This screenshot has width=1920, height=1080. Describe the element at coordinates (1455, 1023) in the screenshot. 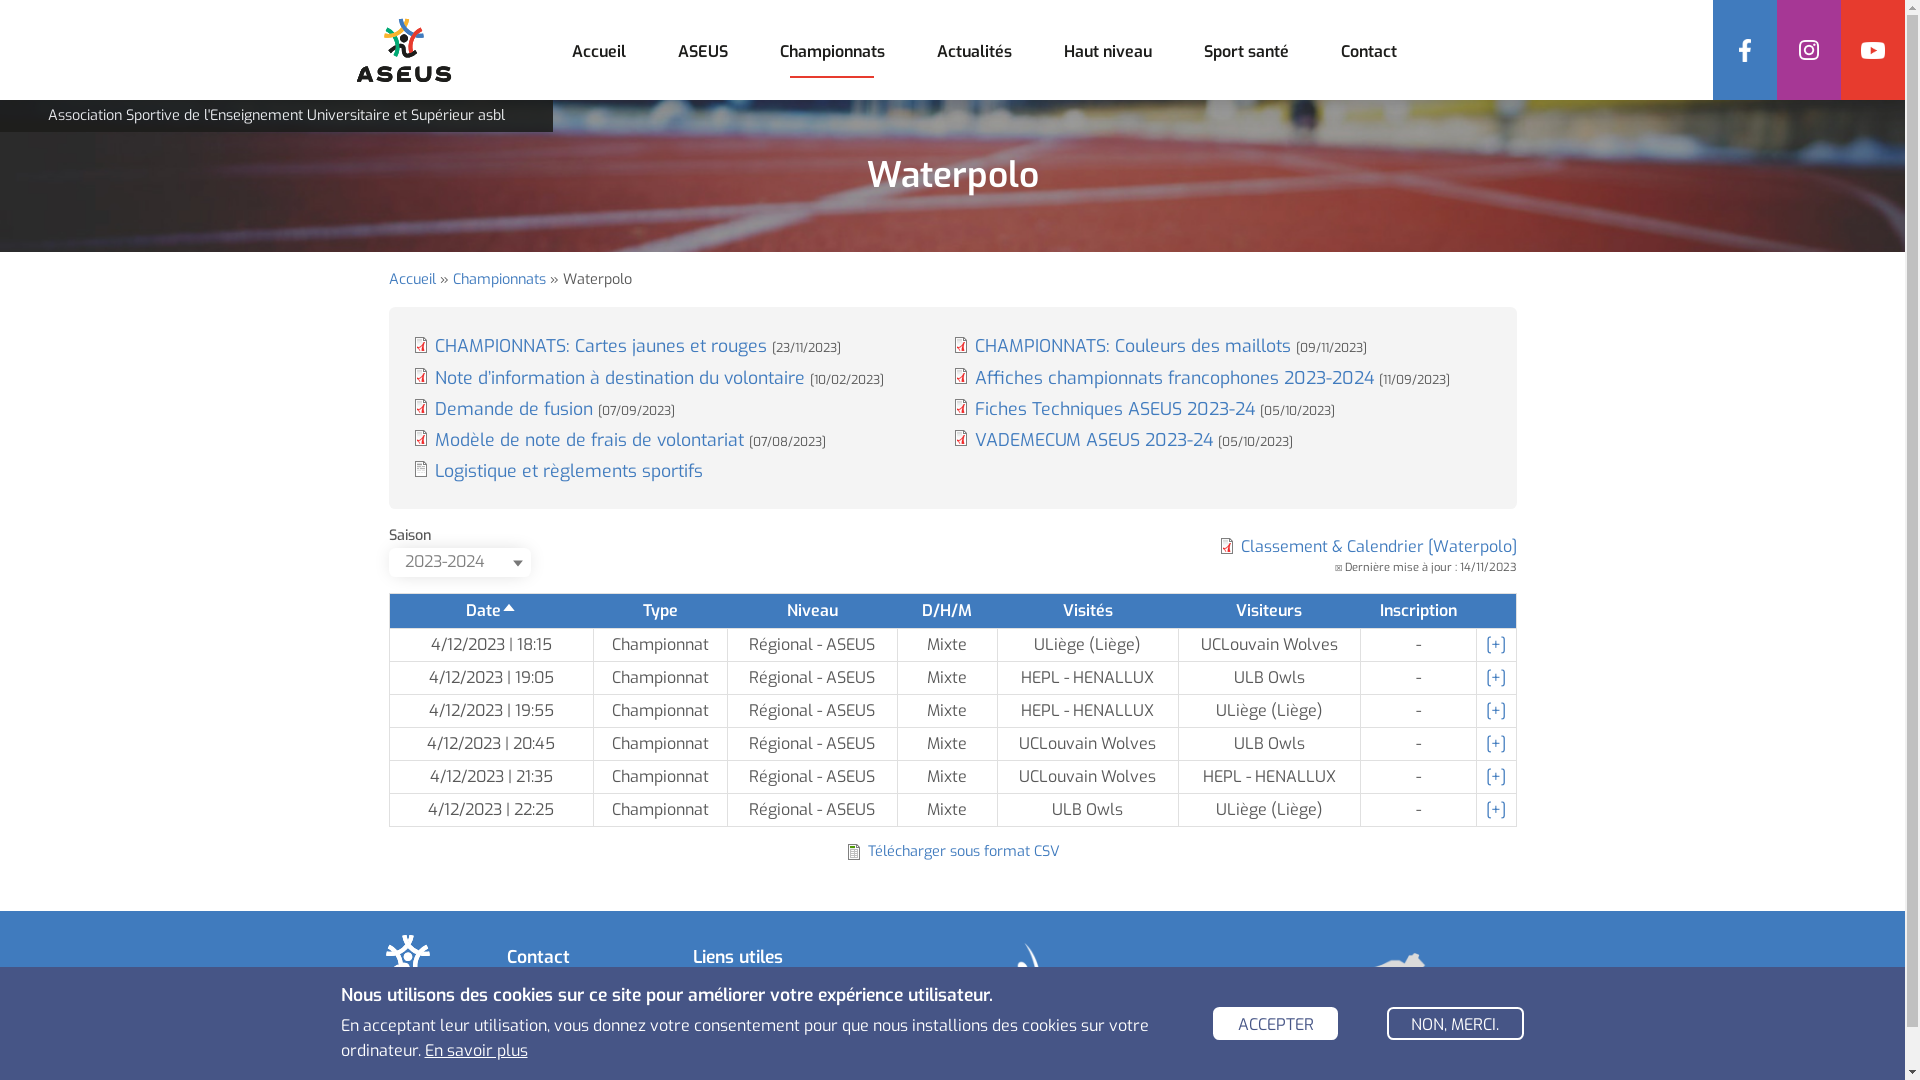

I see `'NON, MERCI.'` at that location.